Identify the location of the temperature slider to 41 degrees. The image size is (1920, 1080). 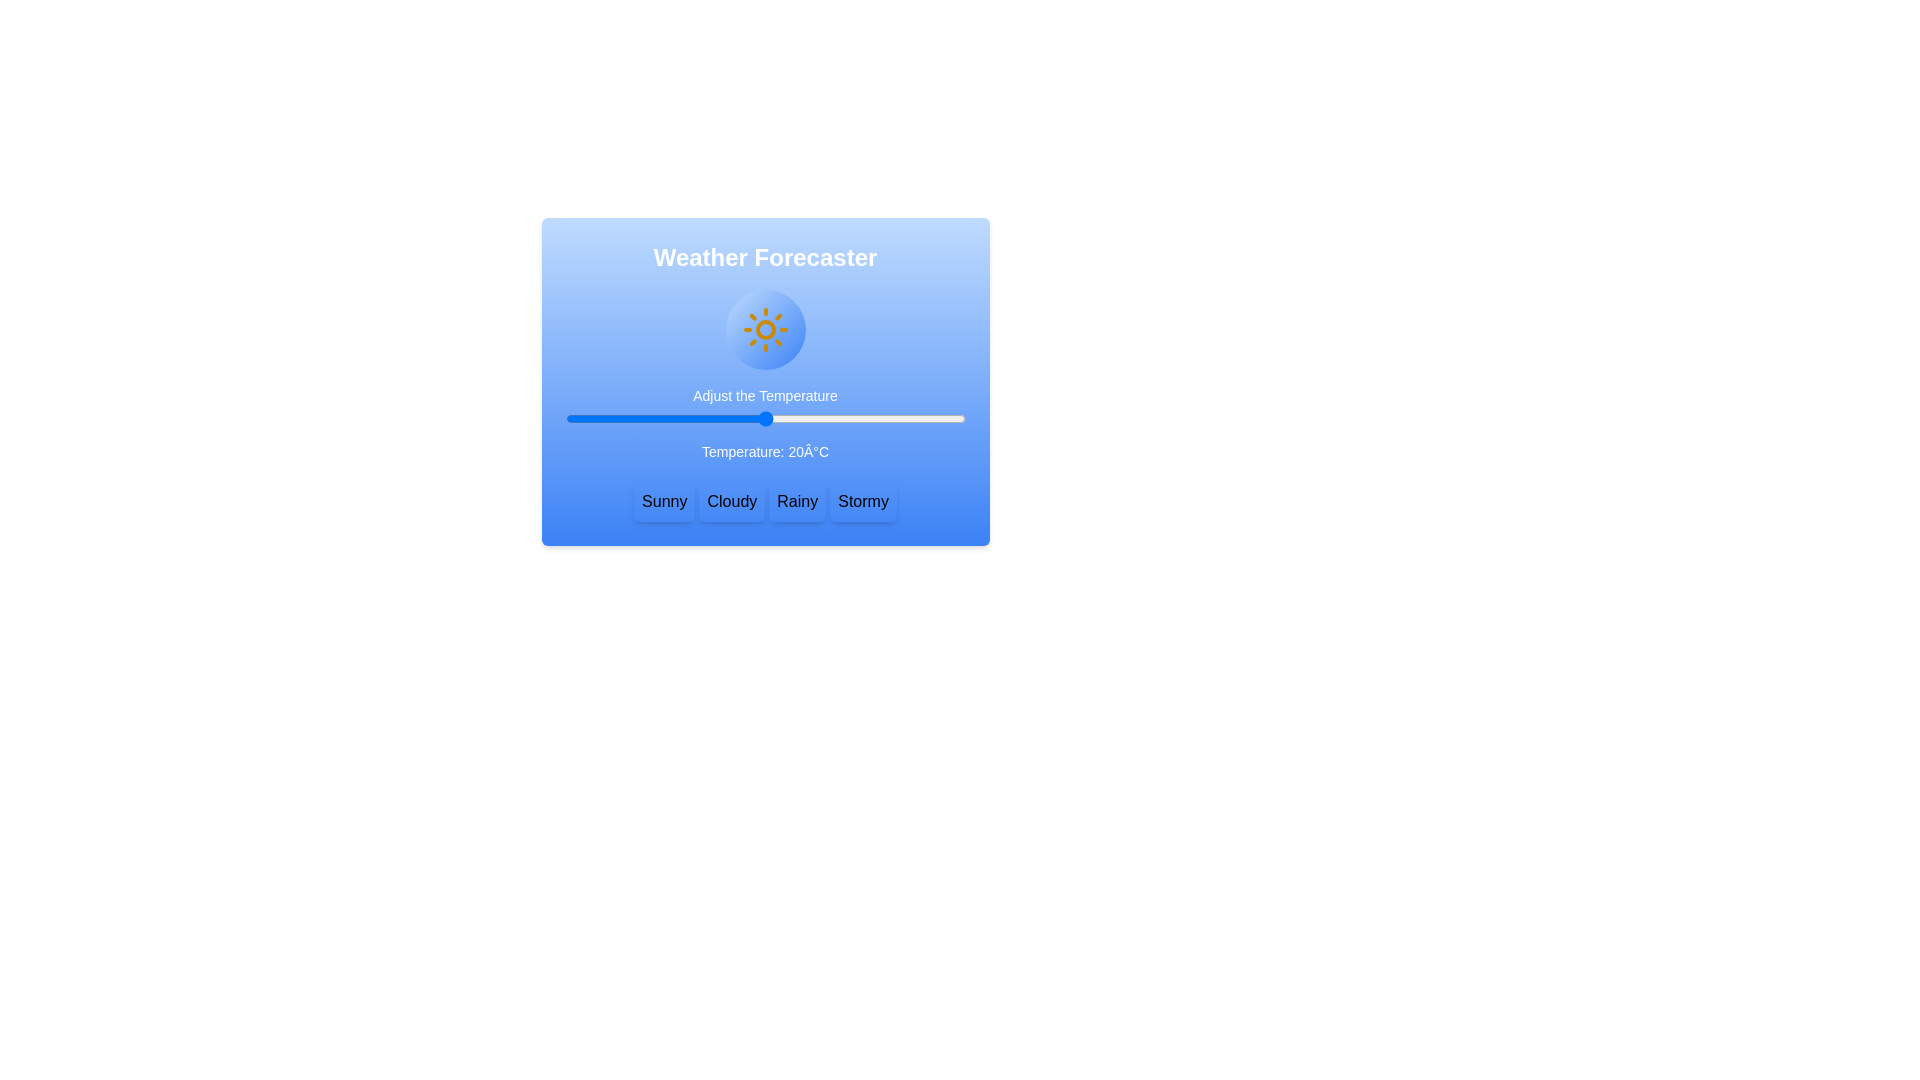
(904, 418).